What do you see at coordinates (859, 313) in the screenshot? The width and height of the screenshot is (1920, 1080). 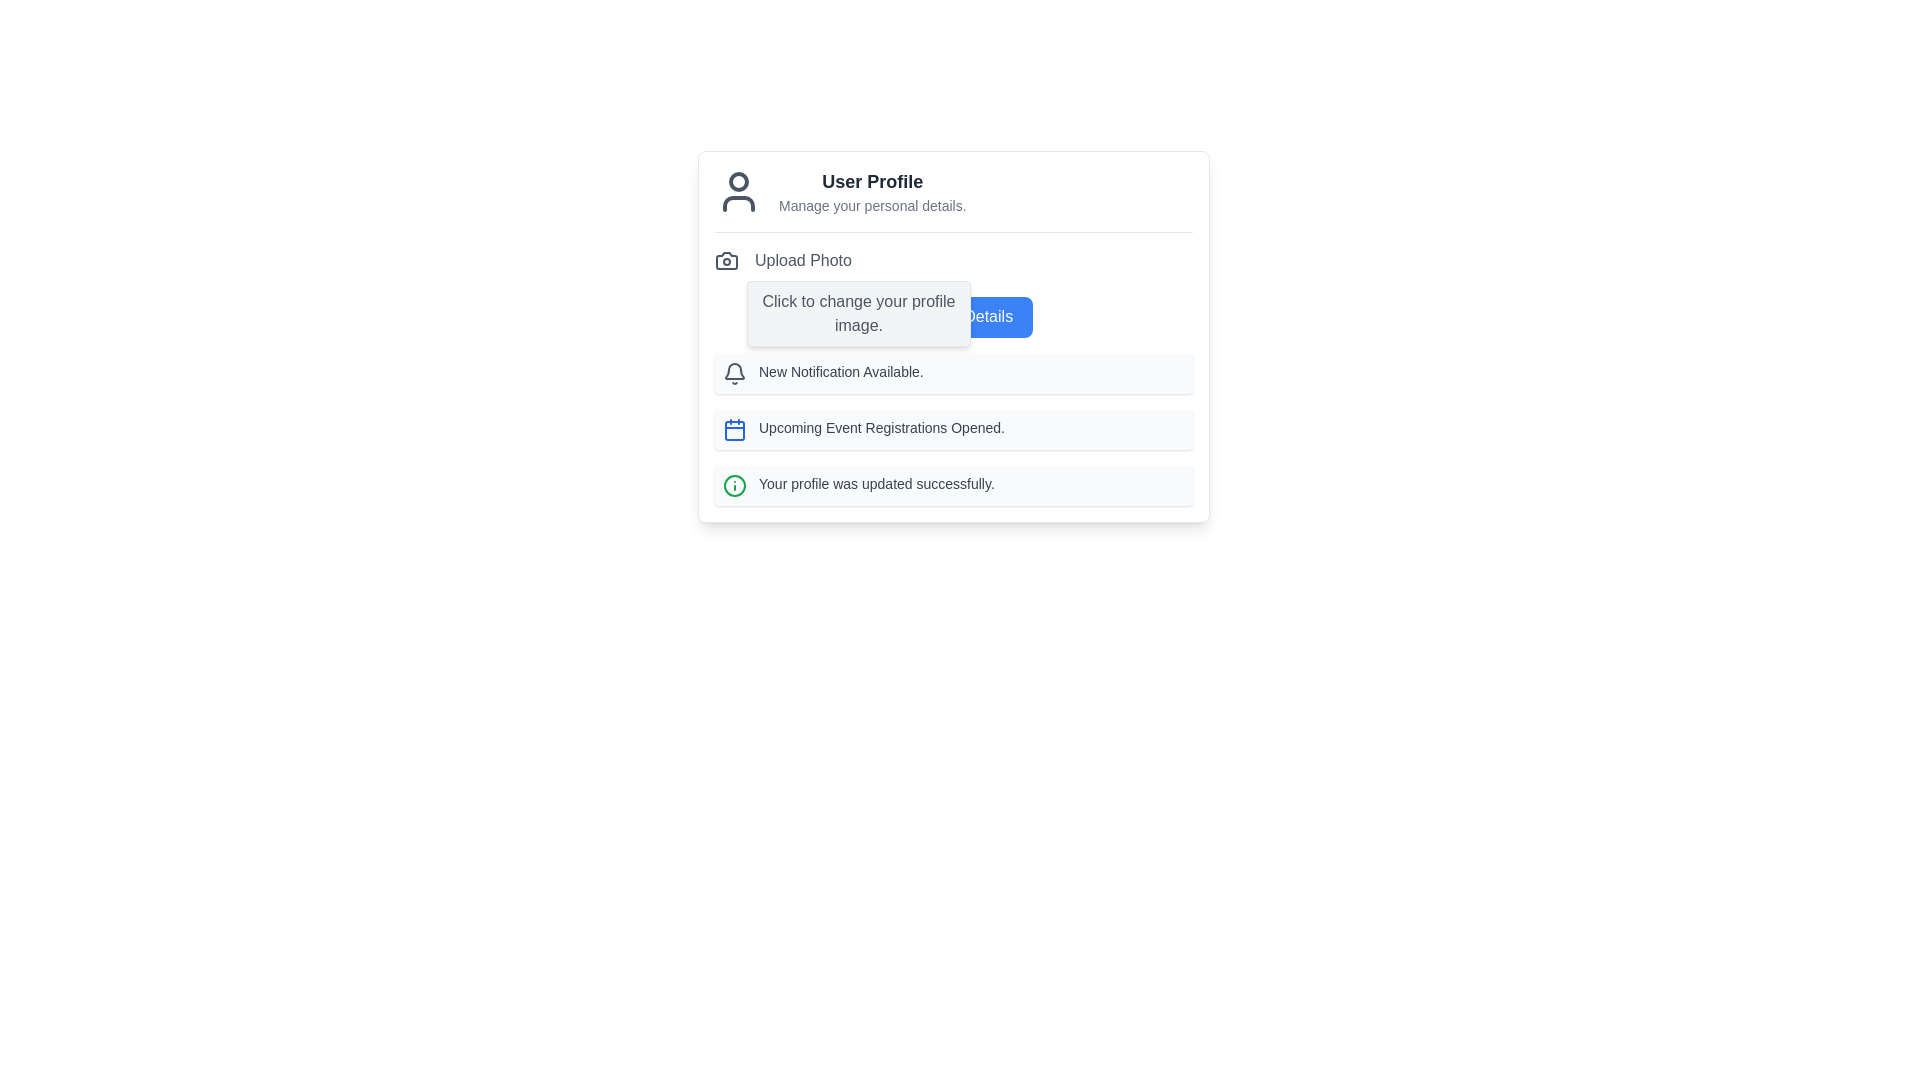 I see `the tooltip with the message 'Click to change your profile image.' that appears beneath the 'Upload Photo' label` at bounding box center [859, 313].